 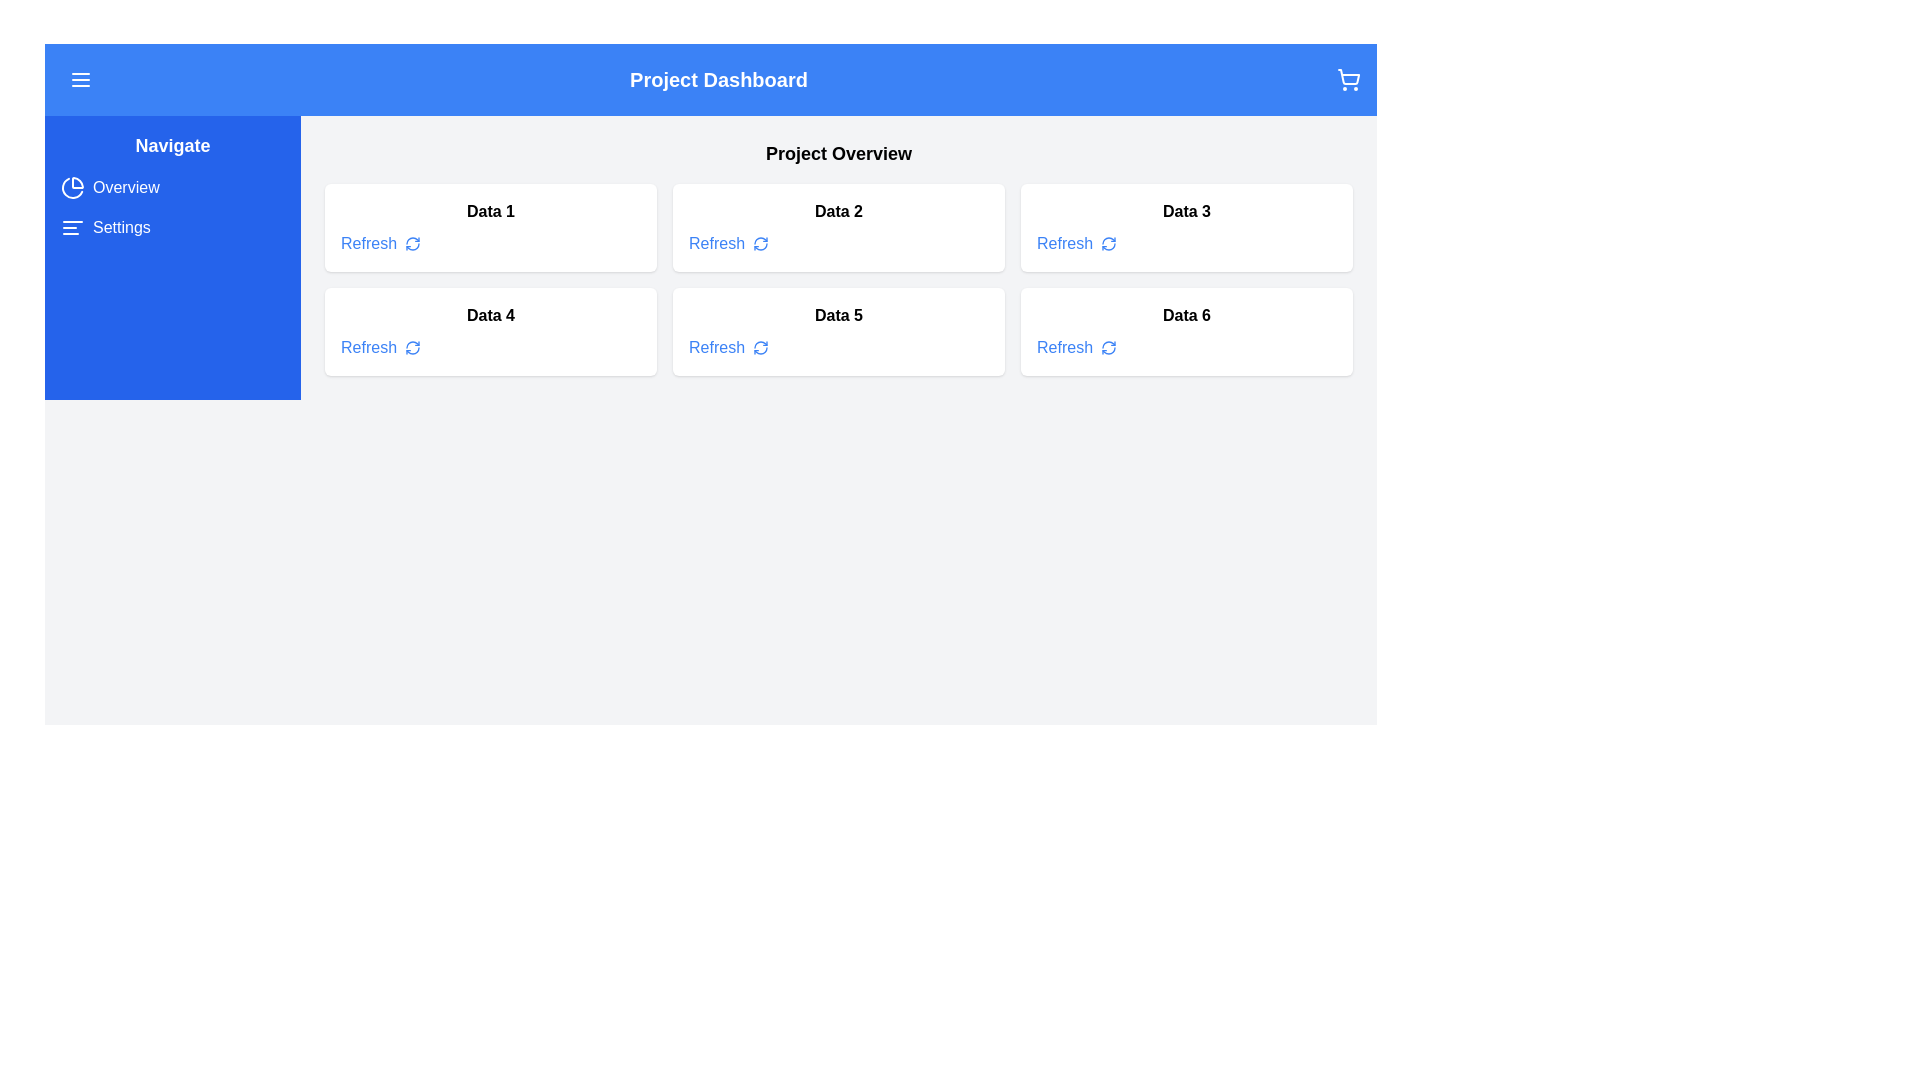 I want to click on the plain text label located in the second row, first column of the grid under the 'Project Overview' section, so click(x=490, y=315).